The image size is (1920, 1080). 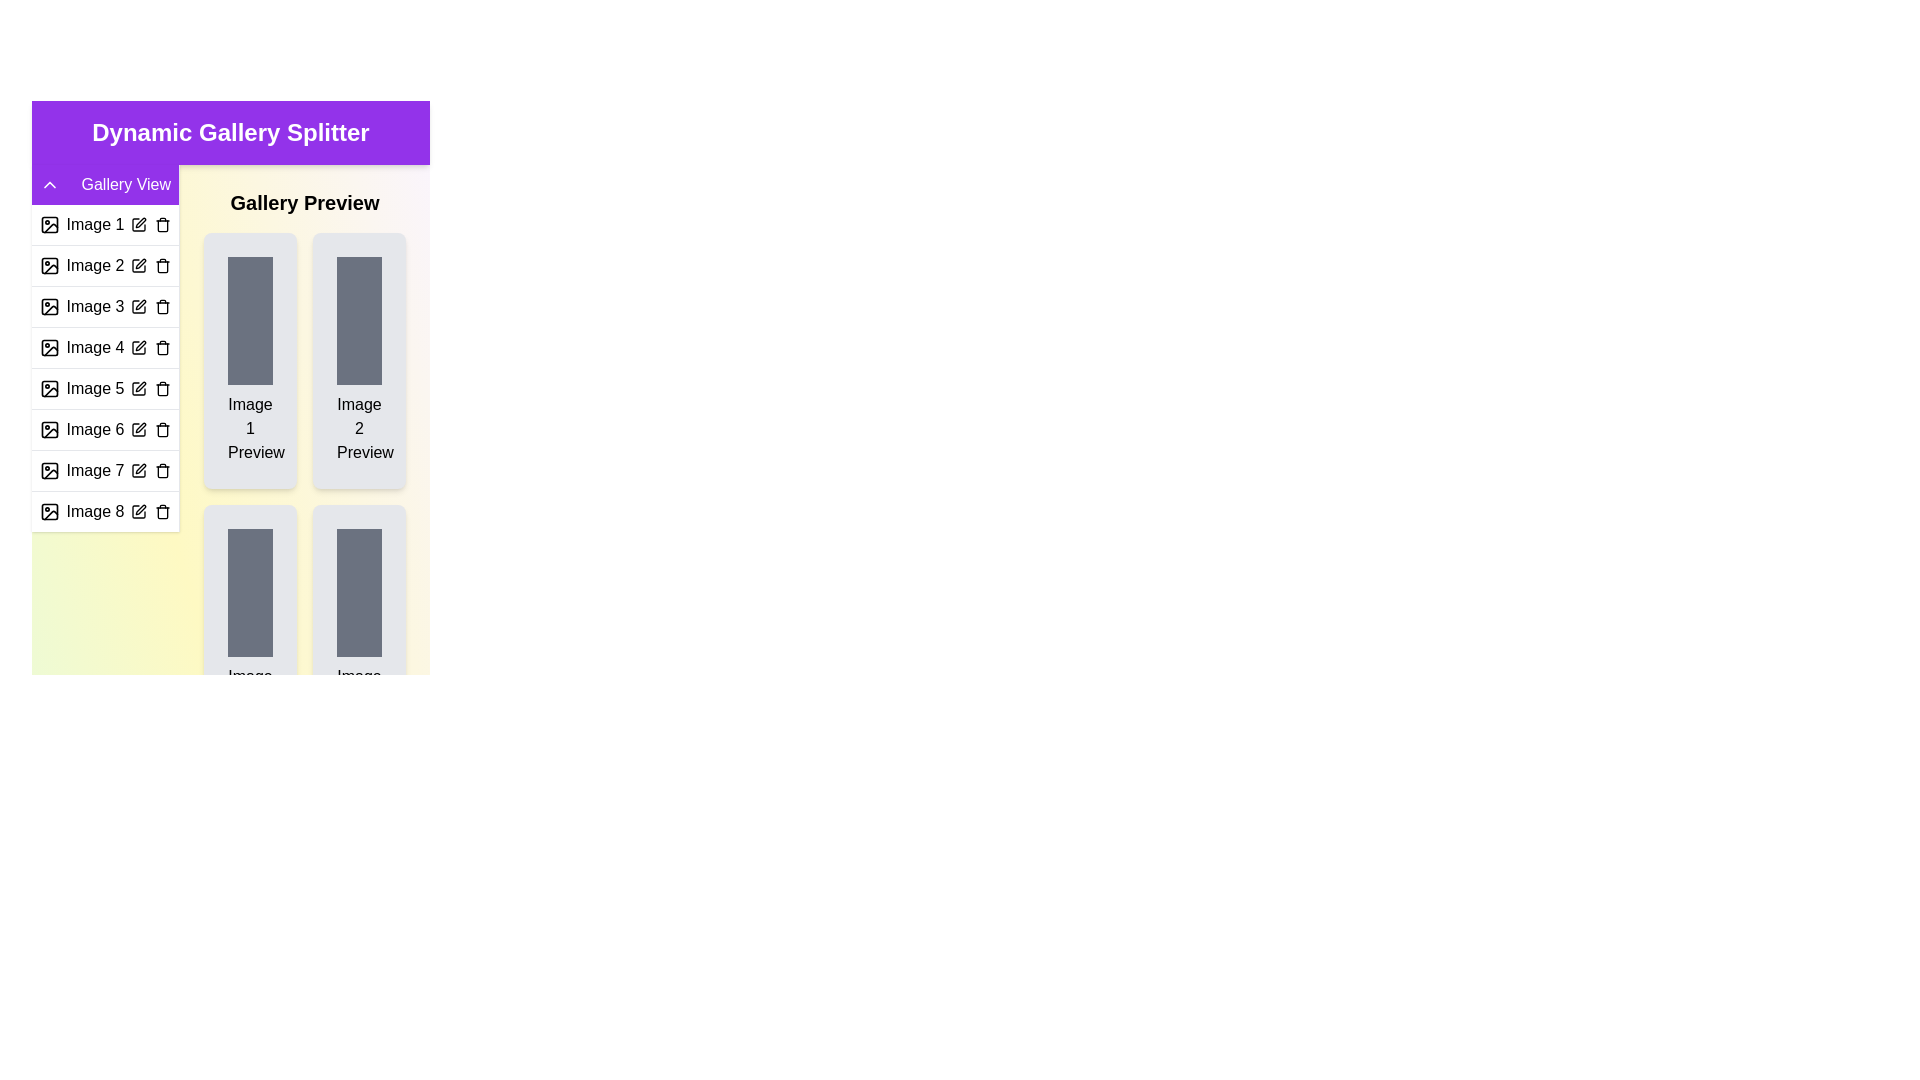 I want to click on the list item labeled 'Image 2' which contains an image icon on the left and edit and delete icons on the right, so click(x=104, y=264).